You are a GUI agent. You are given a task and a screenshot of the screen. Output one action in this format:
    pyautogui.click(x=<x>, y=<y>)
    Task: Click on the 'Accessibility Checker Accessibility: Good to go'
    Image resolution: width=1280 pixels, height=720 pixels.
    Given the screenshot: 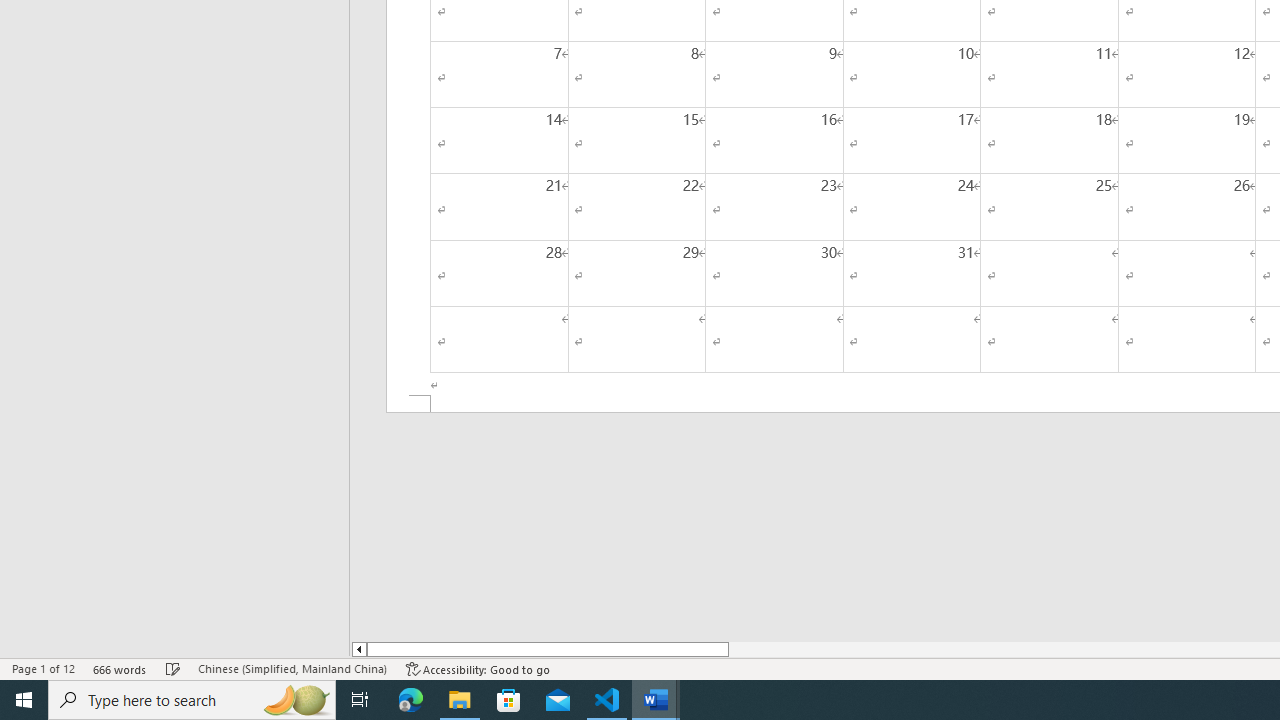 What is the action you would take?
    pyautogui.click(x=477, y=669)
    